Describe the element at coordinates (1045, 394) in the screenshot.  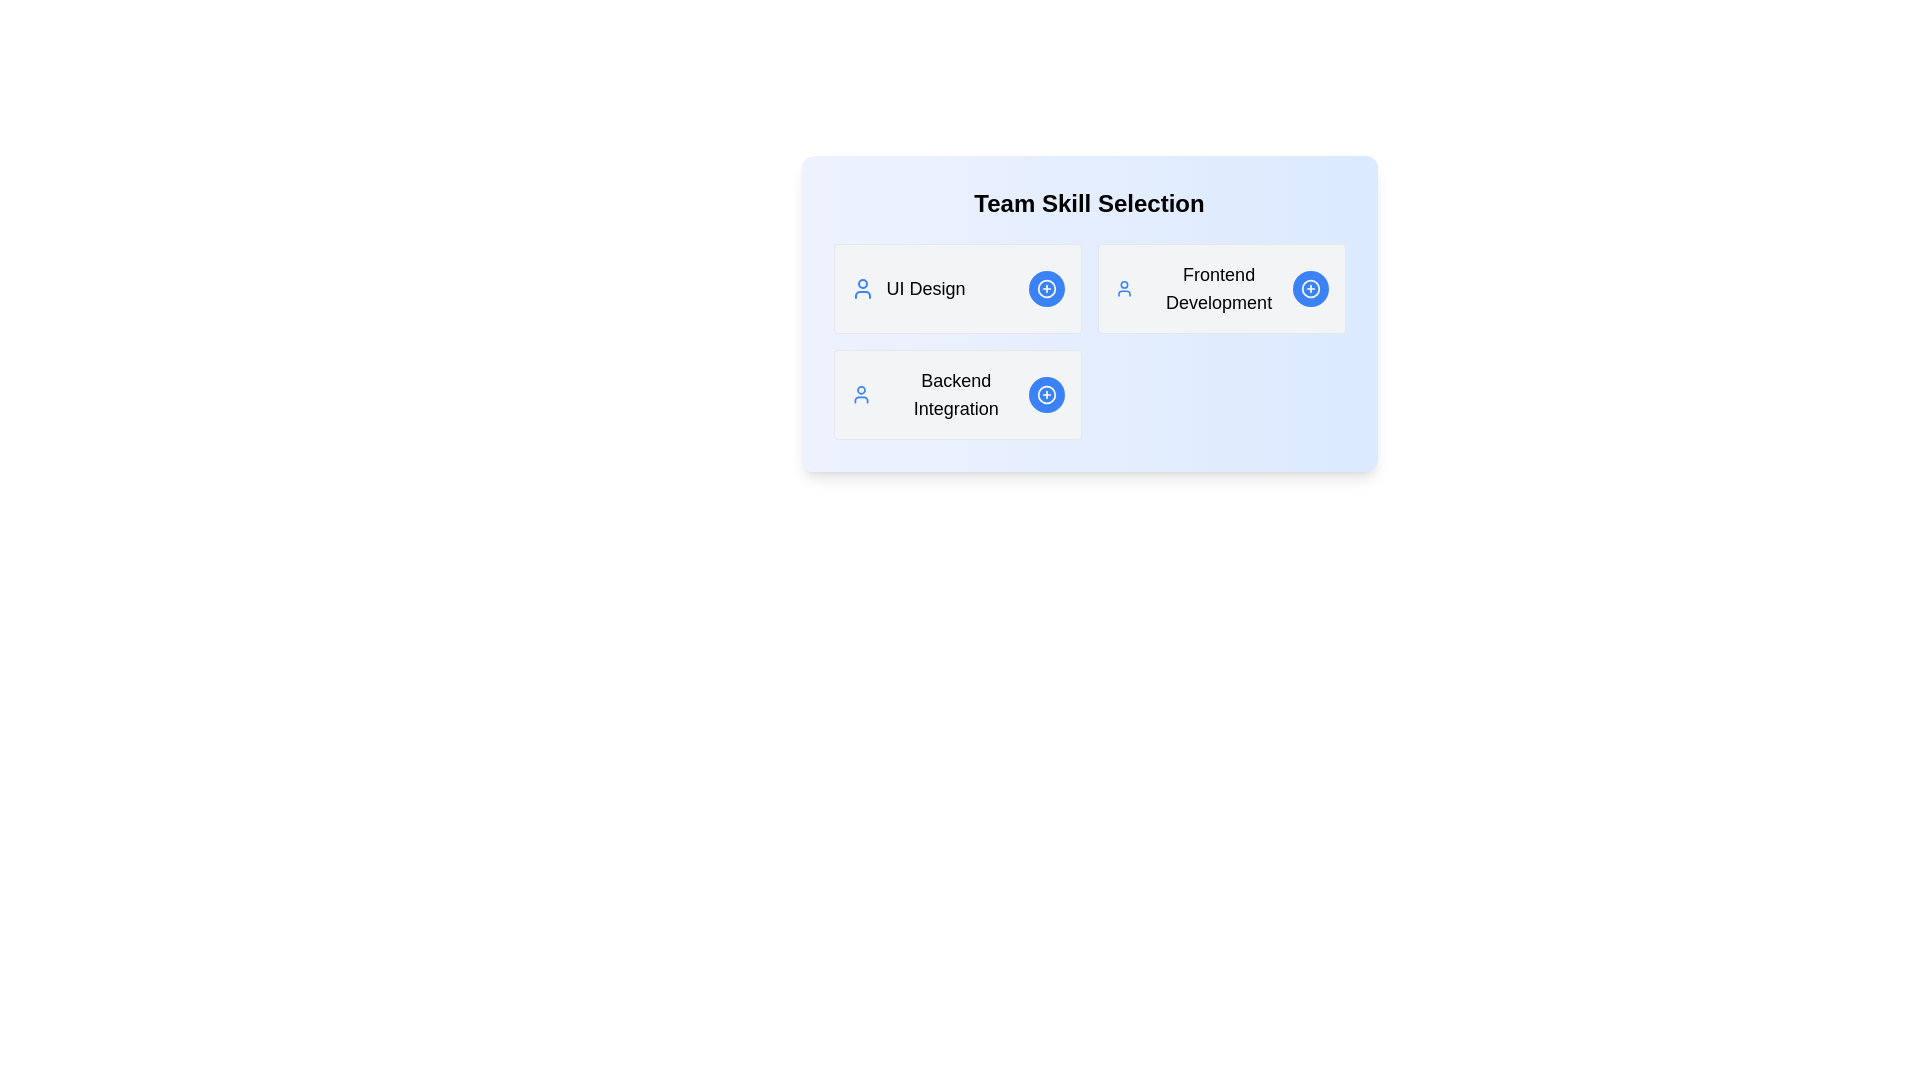
I see `action button for the skill Backend Integration to toggle its assignment state` at that location.